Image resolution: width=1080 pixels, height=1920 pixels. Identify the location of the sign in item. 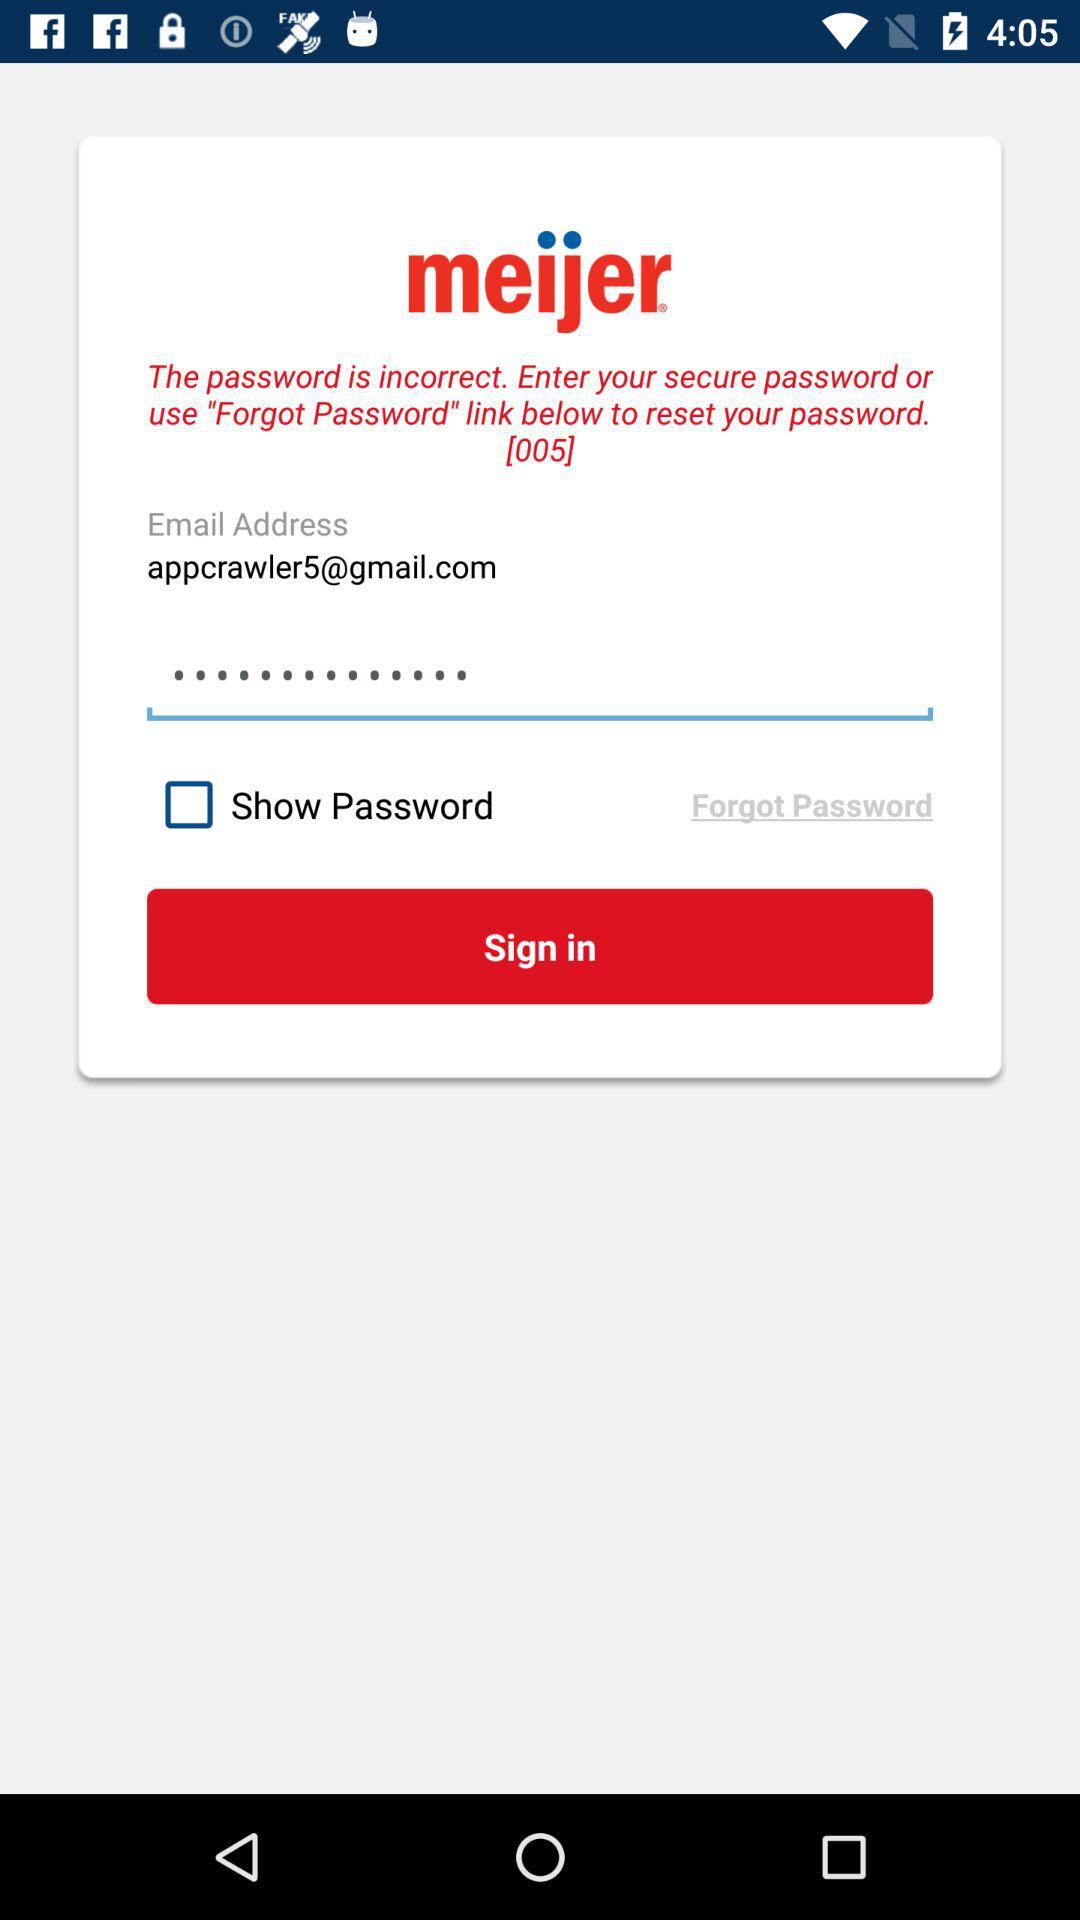
(540, 945).